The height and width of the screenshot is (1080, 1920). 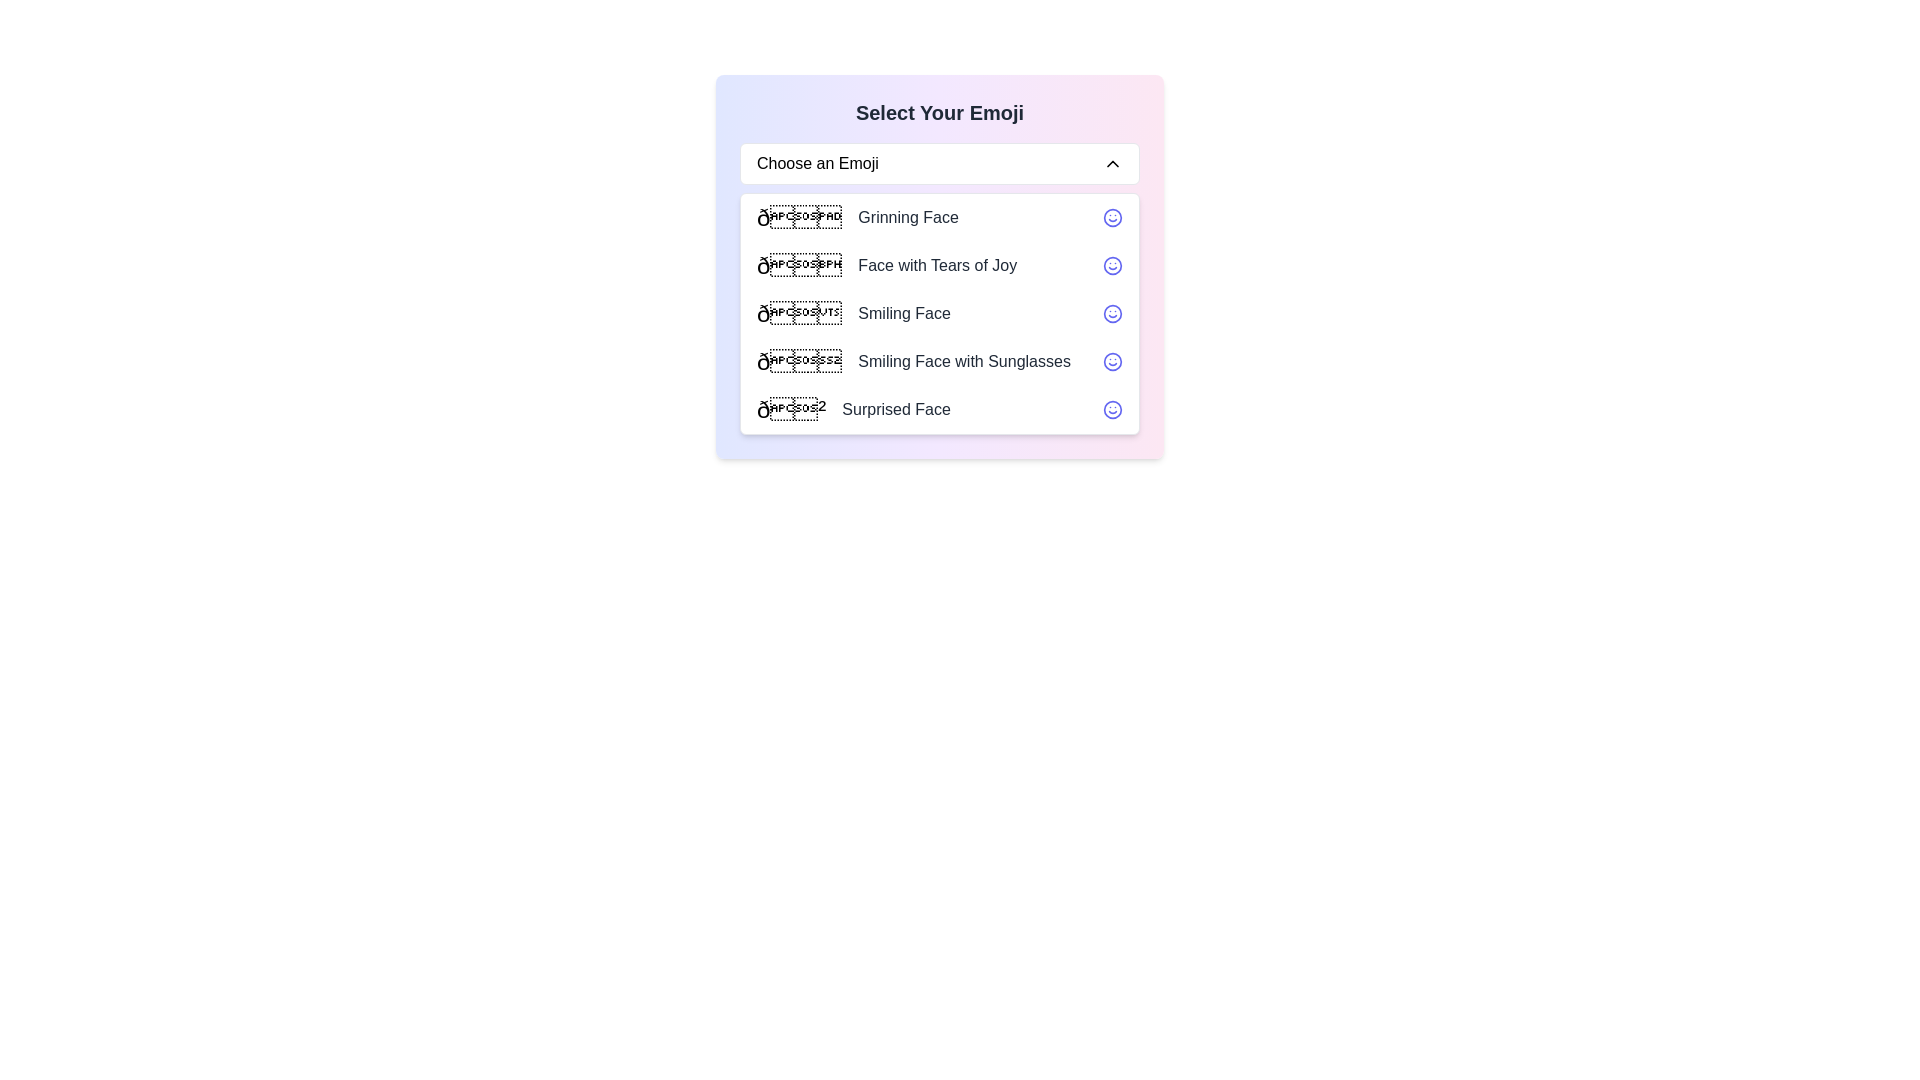 What do you see at coordinates (790, 408) in the screenshot?
I see `the emoji icon representing 'Surprised Face' in the emoji selection dropdown` at bounding box center [790, 408].